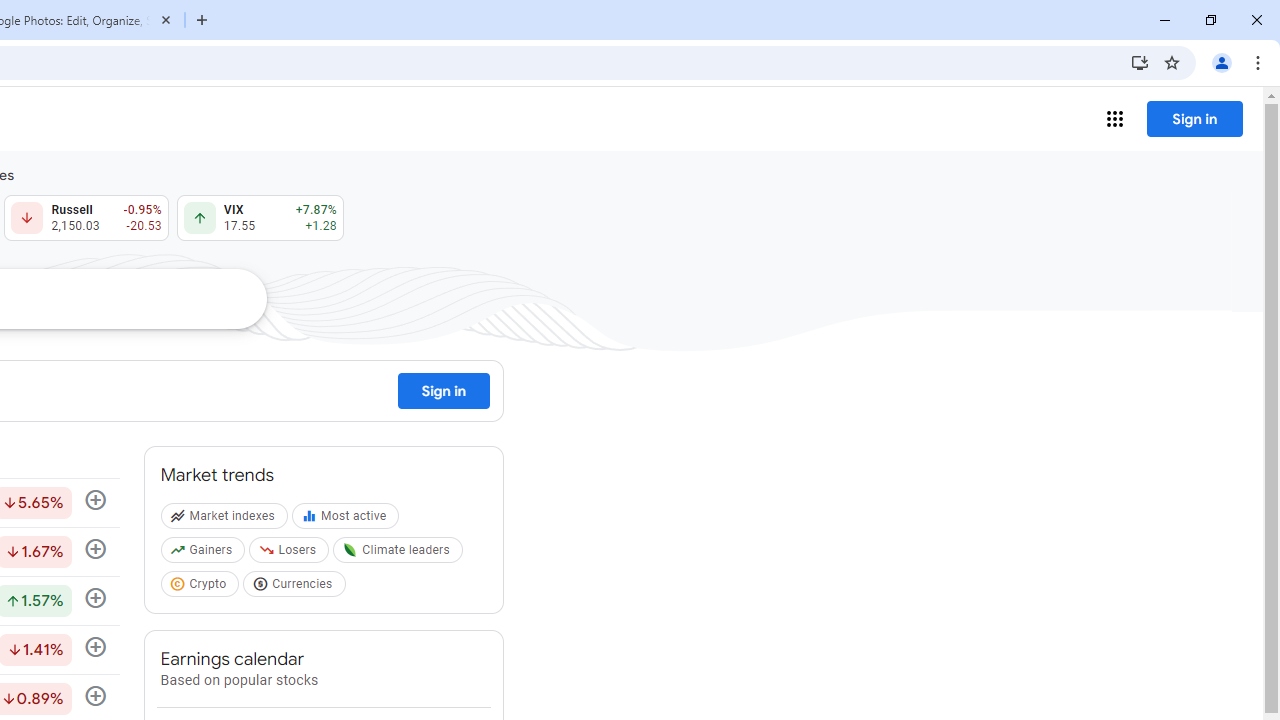 The image size is (1280, 720). Describe the element at coordinates (295, 586) in the screenshot. I see `'Currencies'` at that location.